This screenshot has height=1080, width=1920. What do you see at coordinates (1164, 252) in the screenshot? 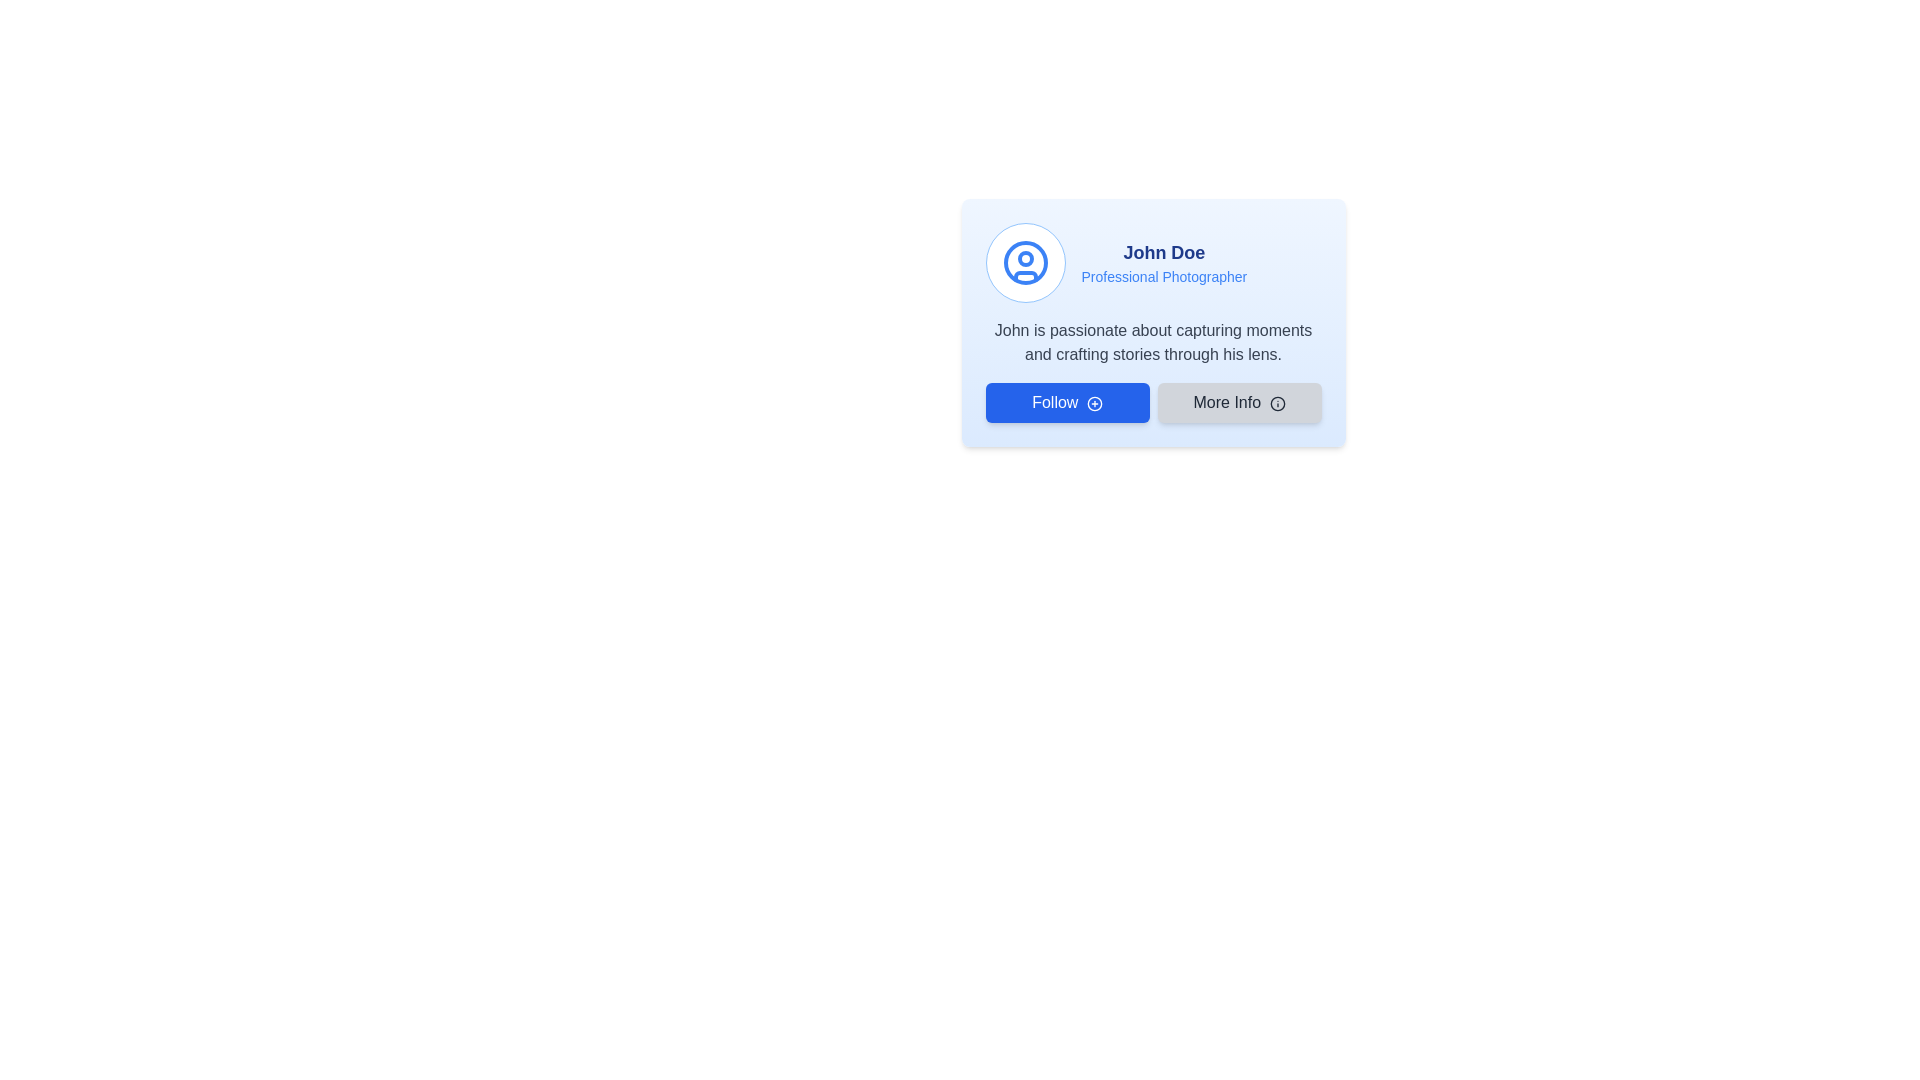
I see `text label that represents the name of the user associated with the profile information, positioned above the text 'Professional Photographer' and aligned with the left edge of the avatar icon` at bounding box center [1164, 252].